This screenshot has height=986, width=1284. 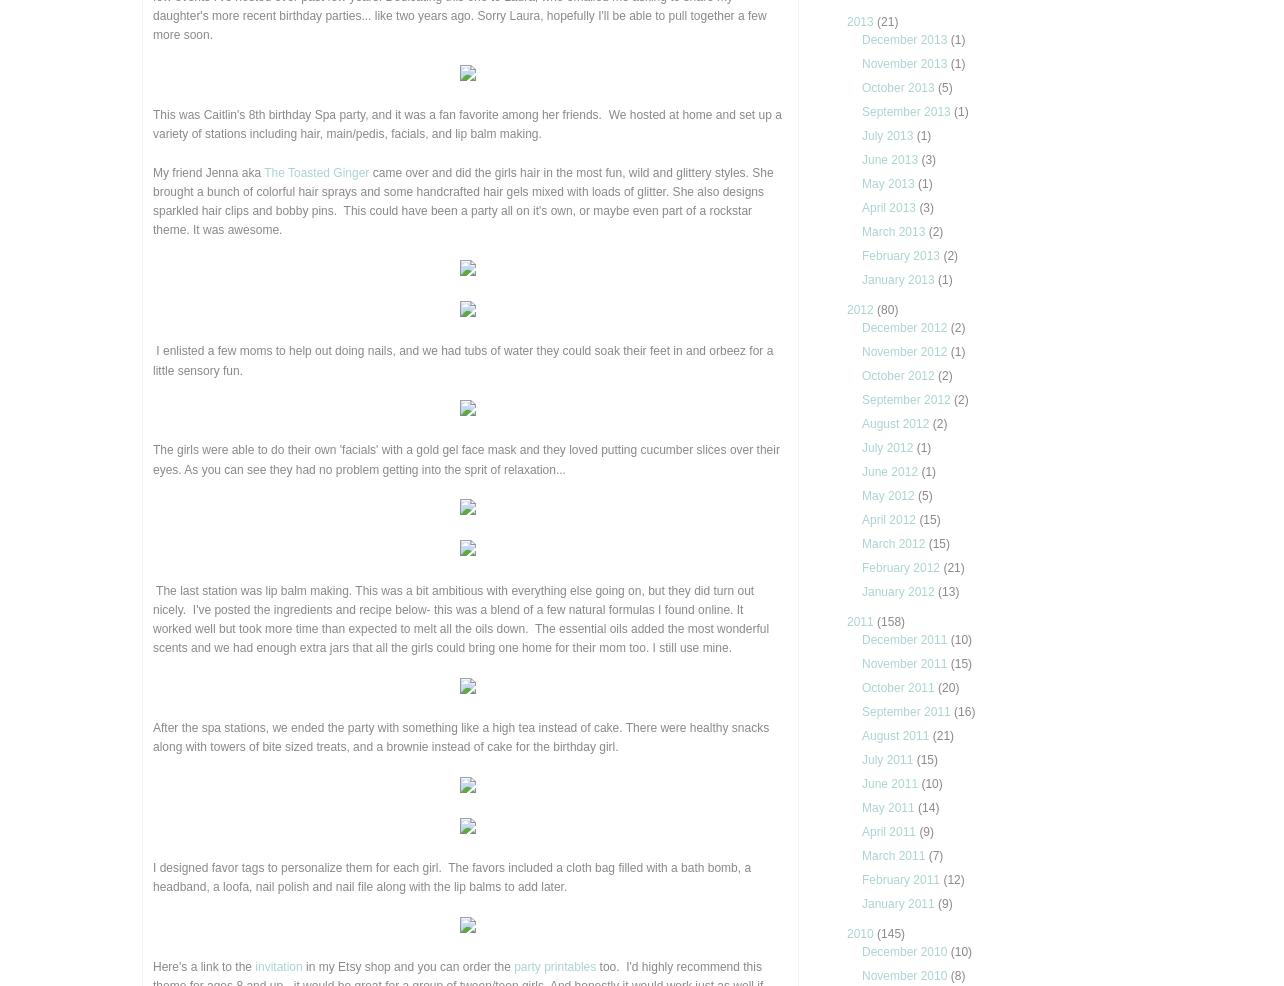 I want to click on 'July 2013', so click(x=888, y=135).